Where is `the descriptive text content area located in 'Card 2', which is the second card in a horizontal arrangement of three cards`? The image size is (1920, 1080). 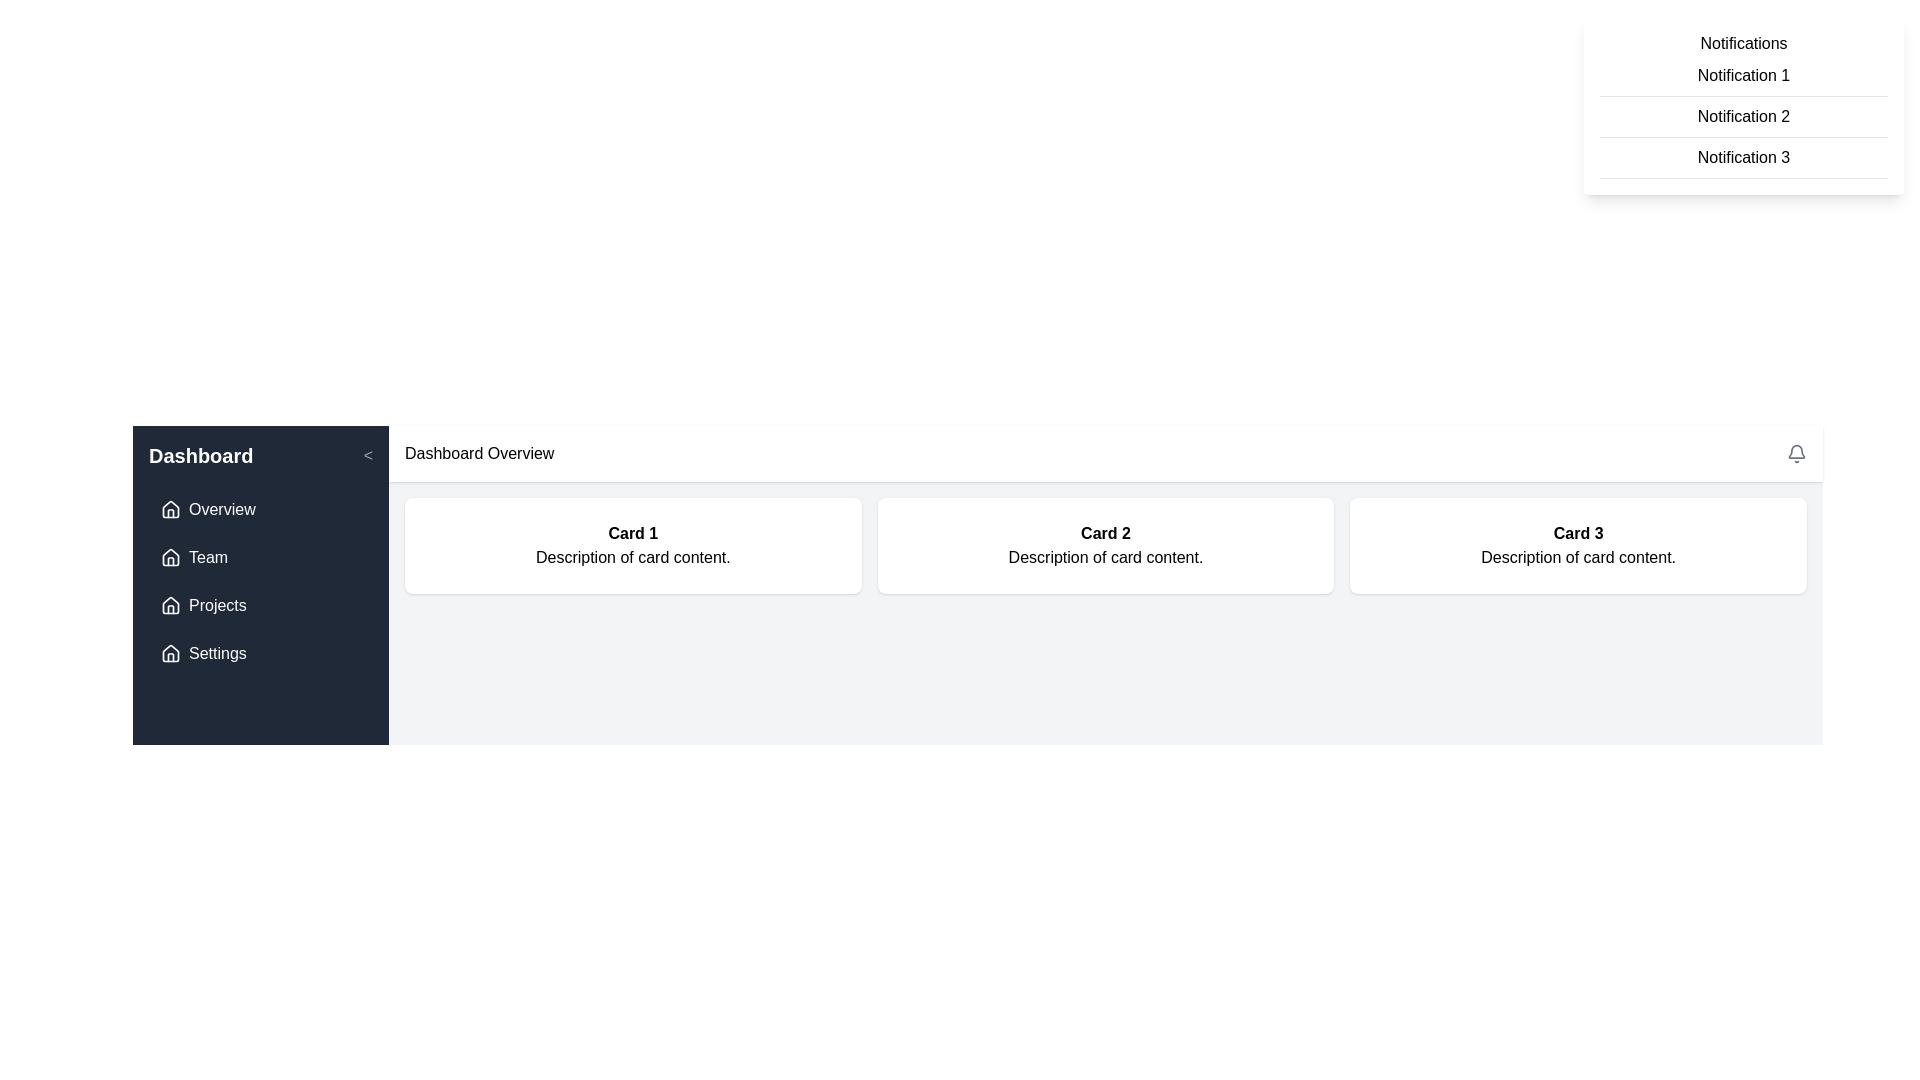 the descriptive text content area located in 'Card 2', which is the second card in a horizontal arrangement of three cards is located at coordinates (1104, 558).